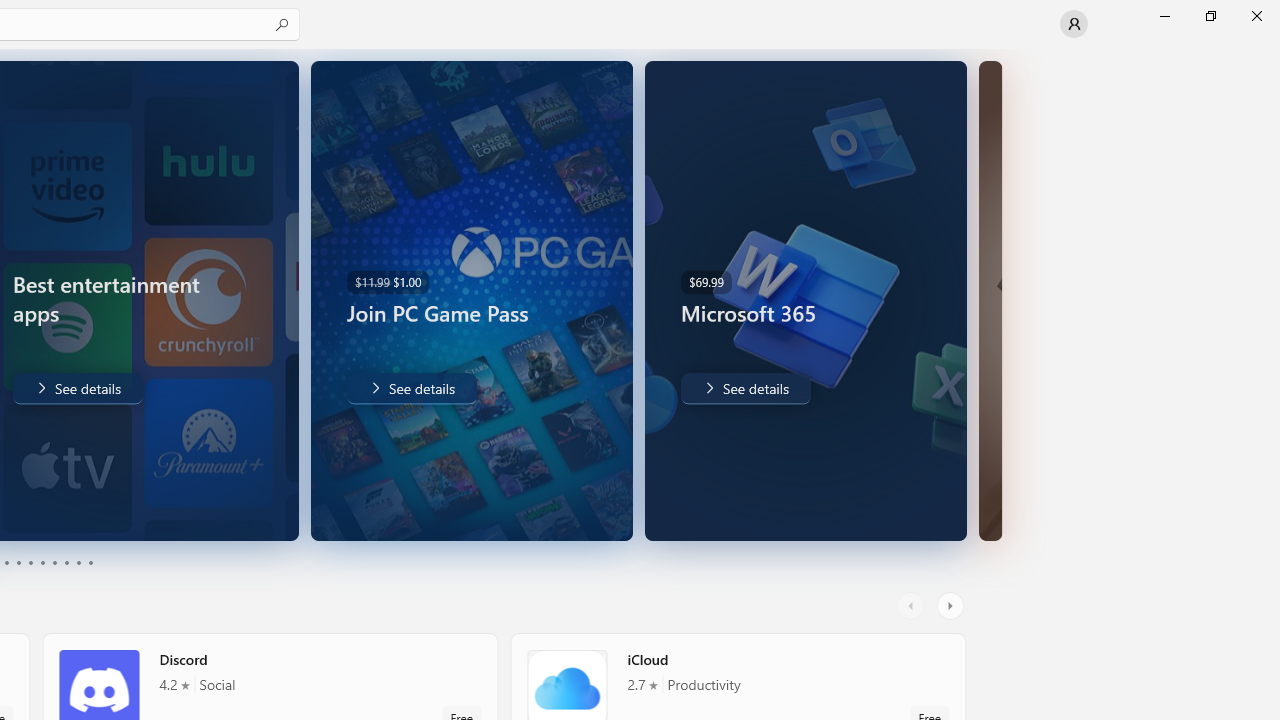 This screenshot has width=1280, height=720. What do you see at coordinates (42, 563) in the screenshot?
I see `'Page 6'` at bounding box center [42, 563].